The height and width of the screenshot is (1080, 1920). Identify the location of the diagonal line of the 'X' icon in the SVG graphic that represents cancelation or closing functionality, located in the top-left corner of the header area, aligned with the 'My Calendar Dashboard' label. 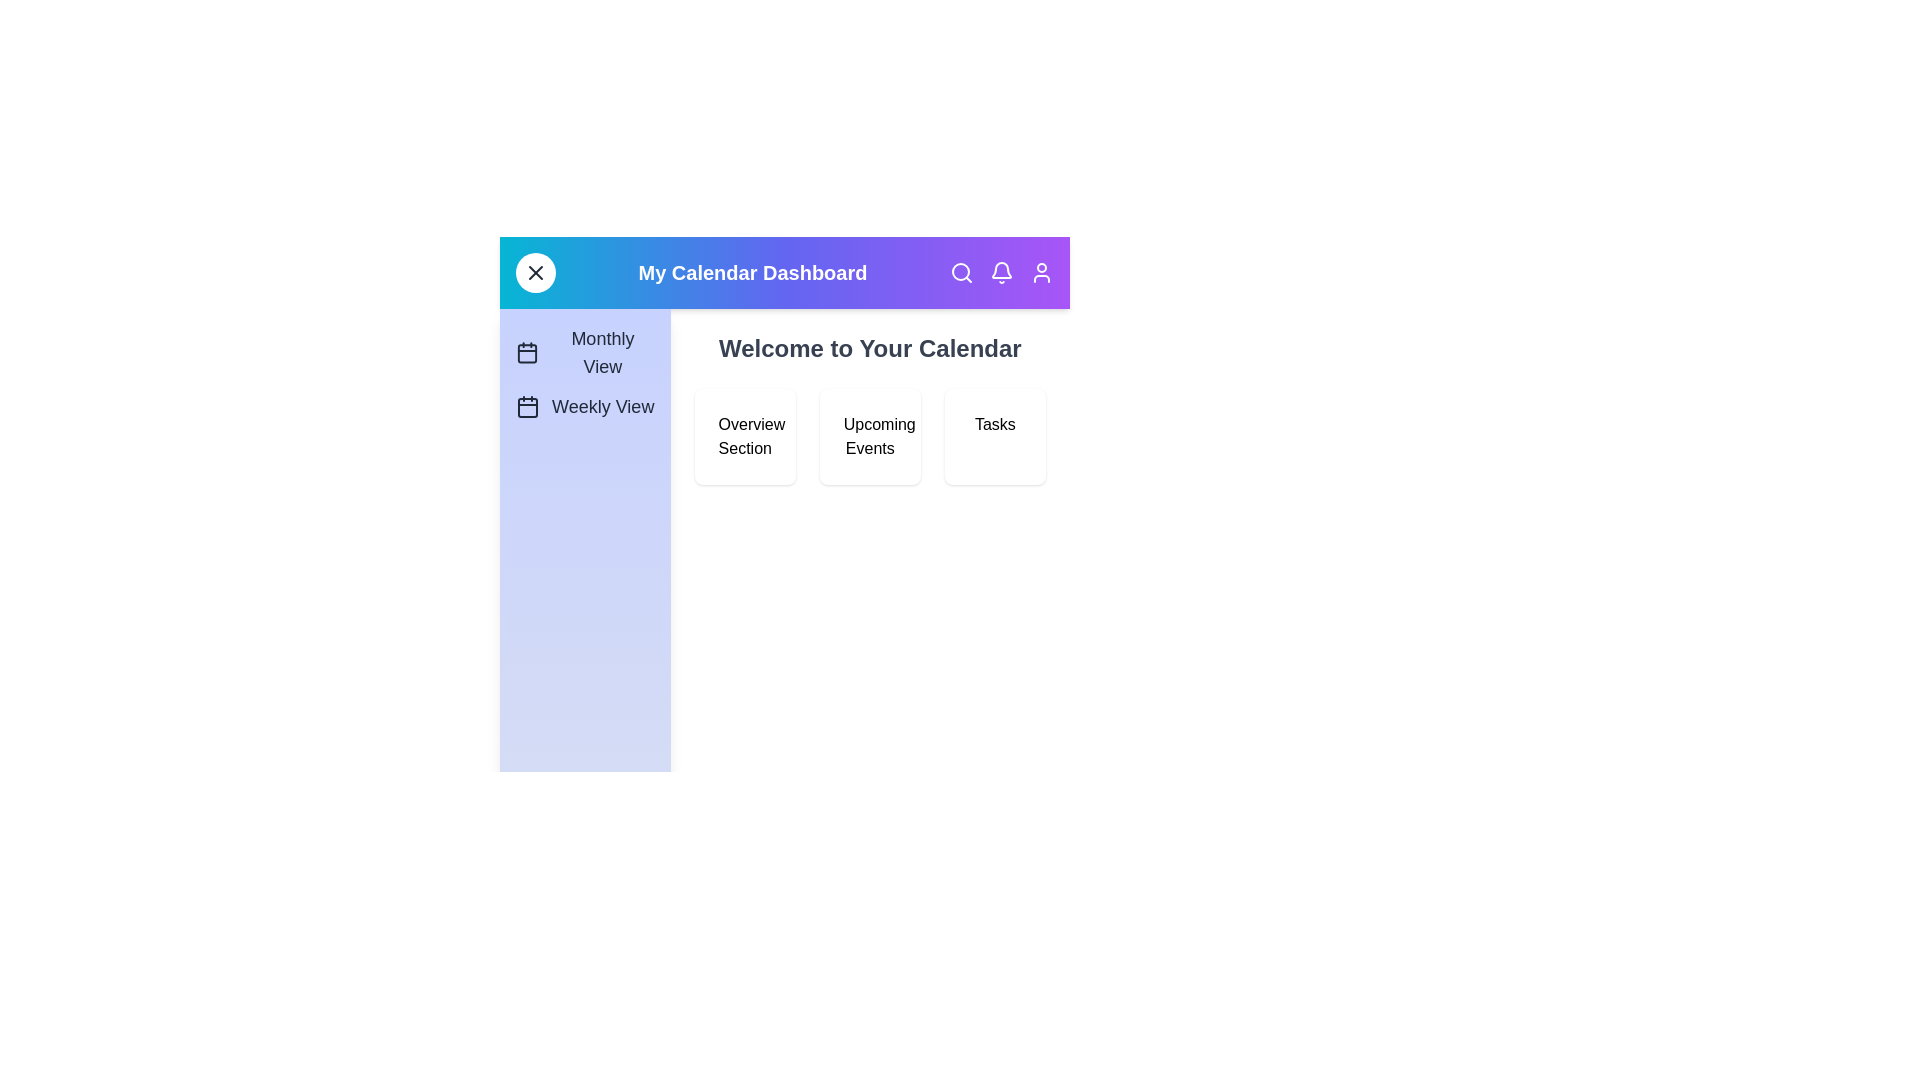
(536, 273).